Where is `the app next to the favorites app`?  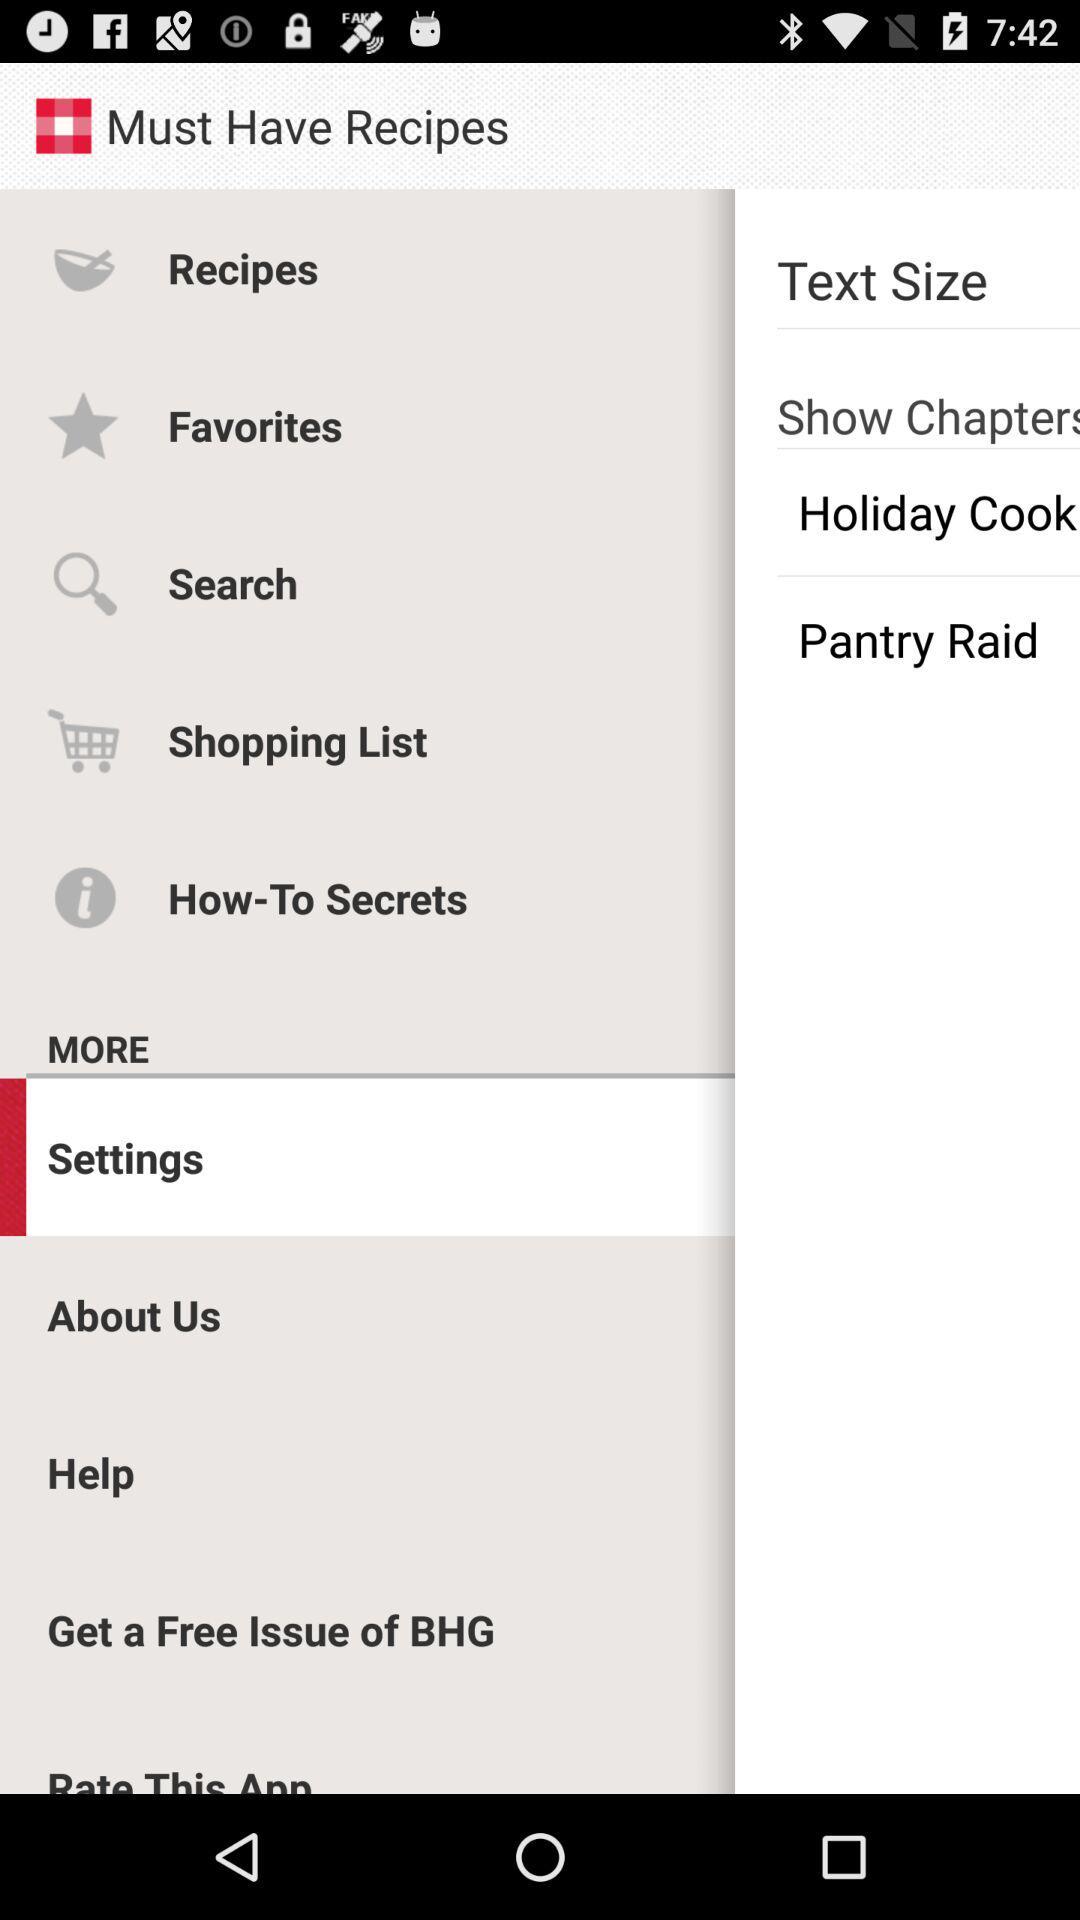
the app next to the favorites app is located at coordinates (928, 512).